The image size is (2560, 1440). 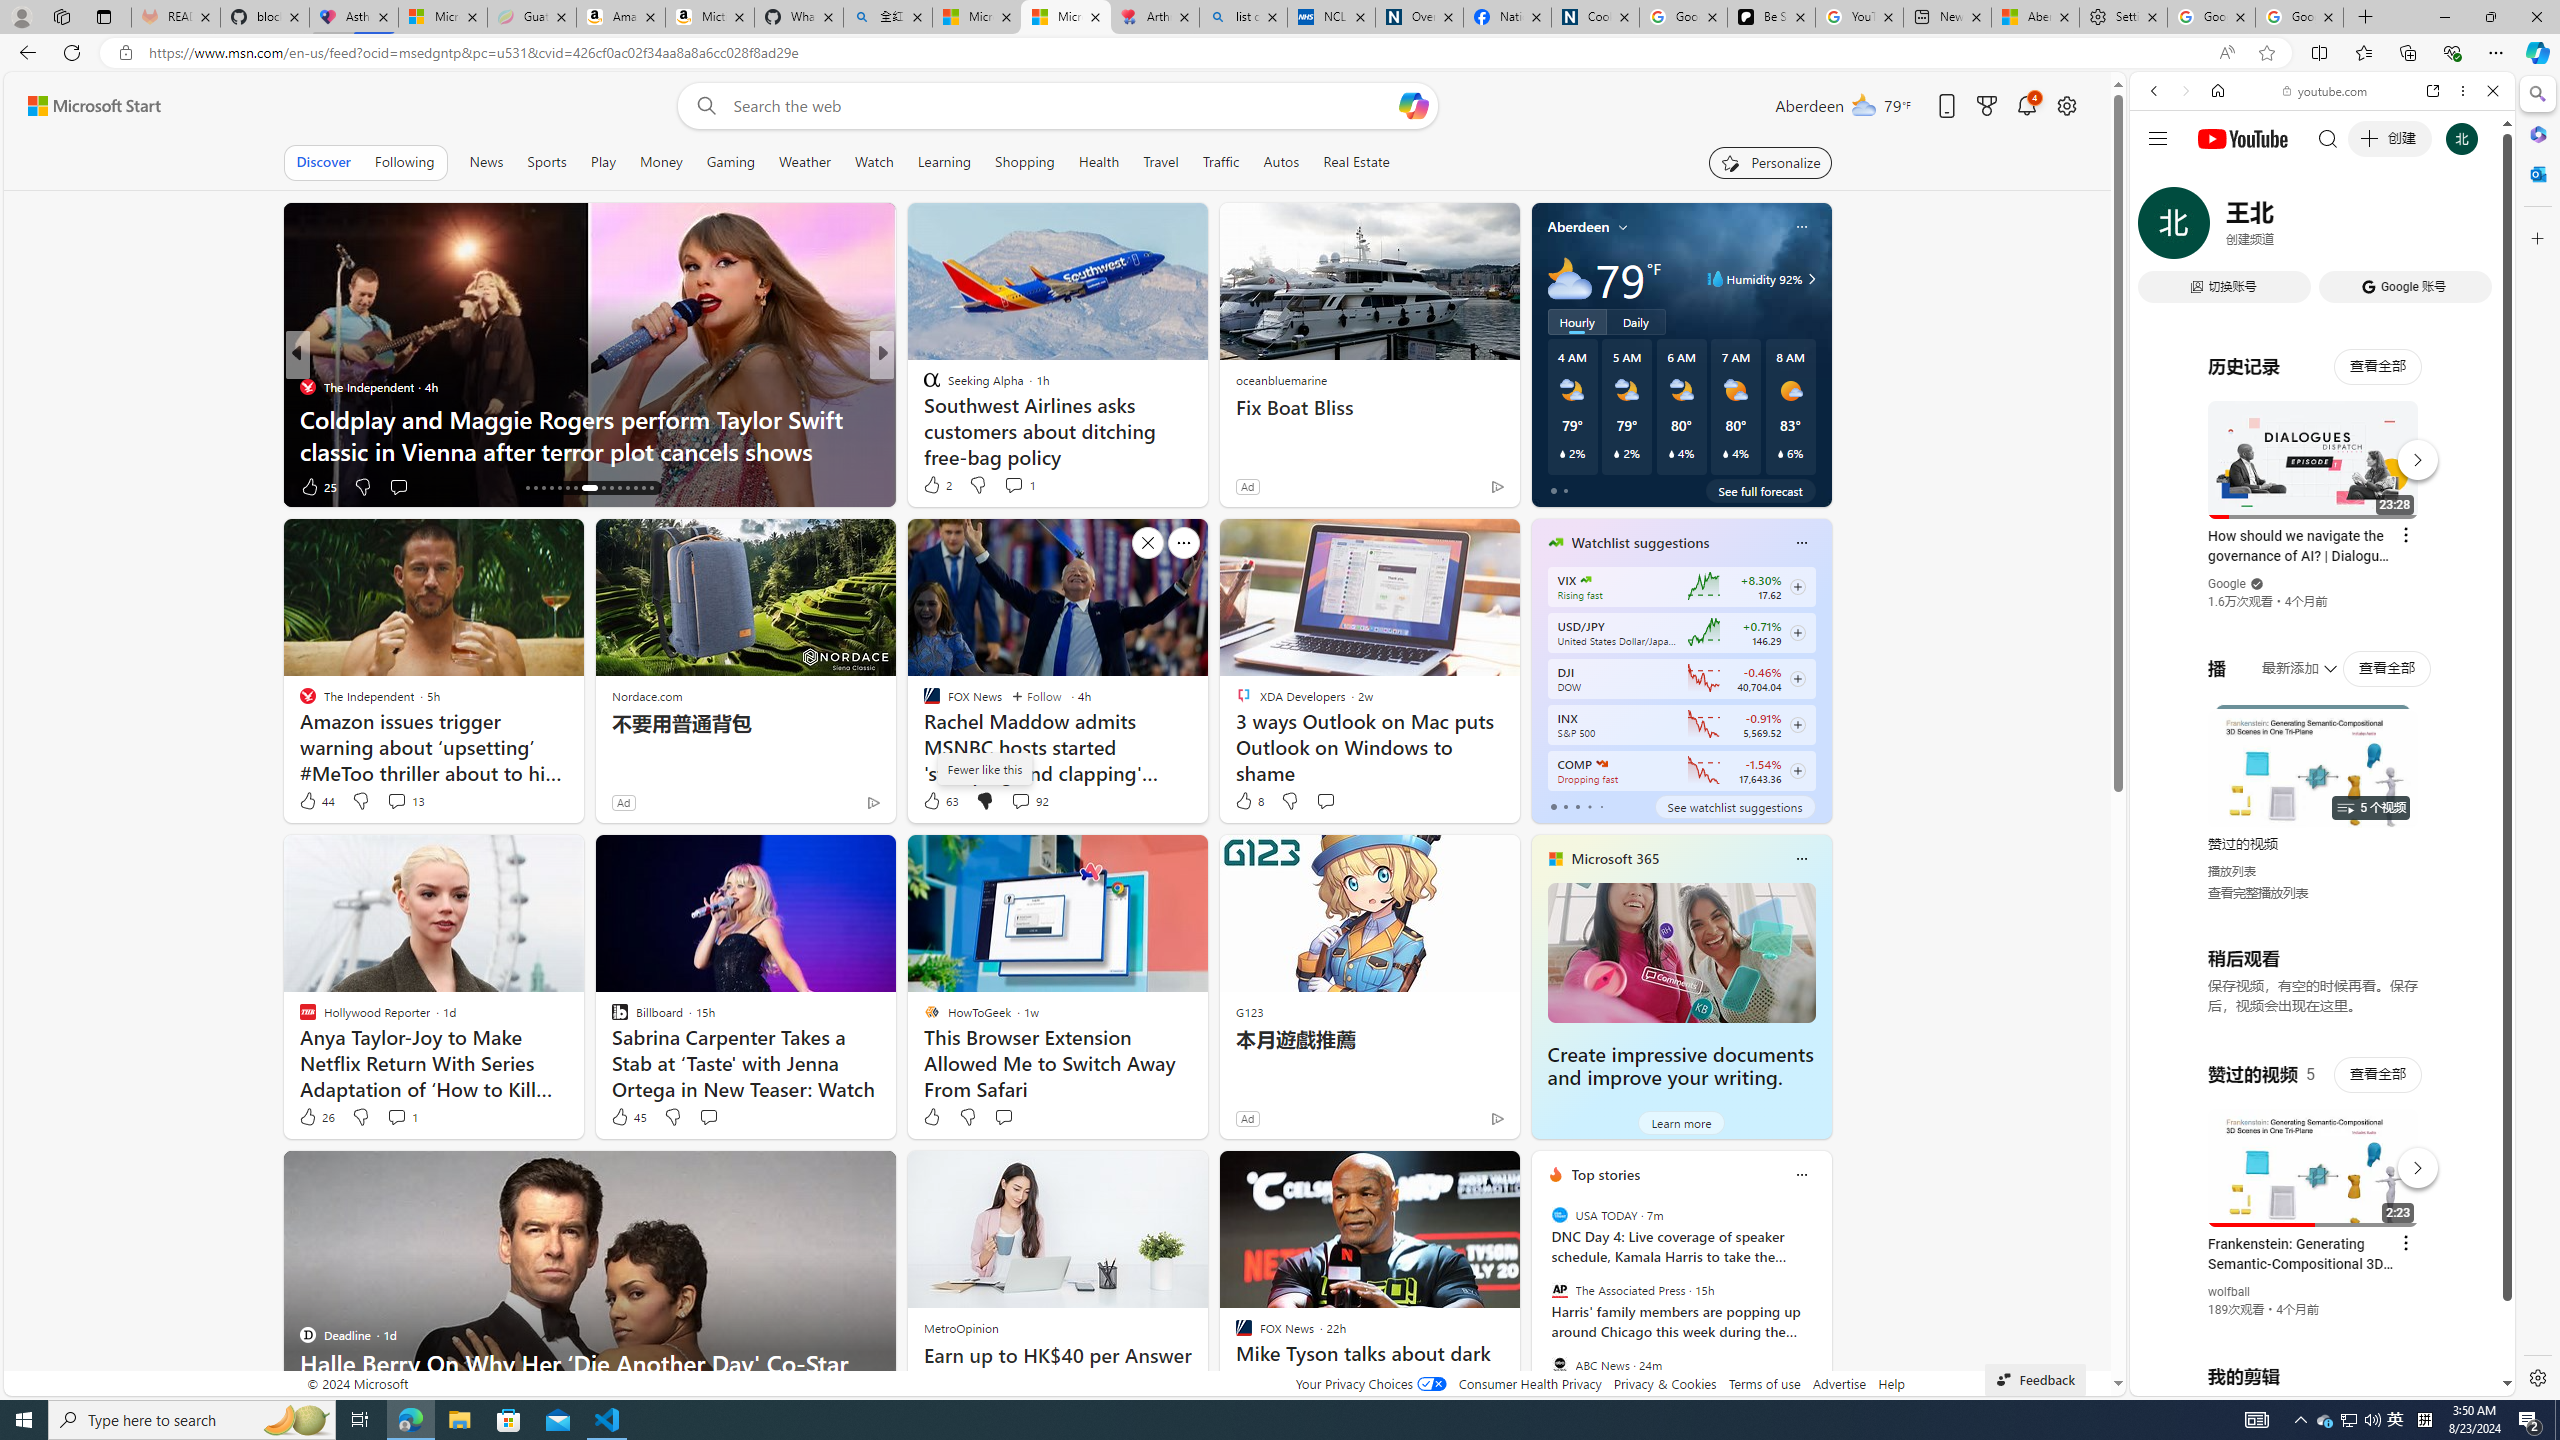 I want to click on 'youtube.com', so click(x=2324, y=91).